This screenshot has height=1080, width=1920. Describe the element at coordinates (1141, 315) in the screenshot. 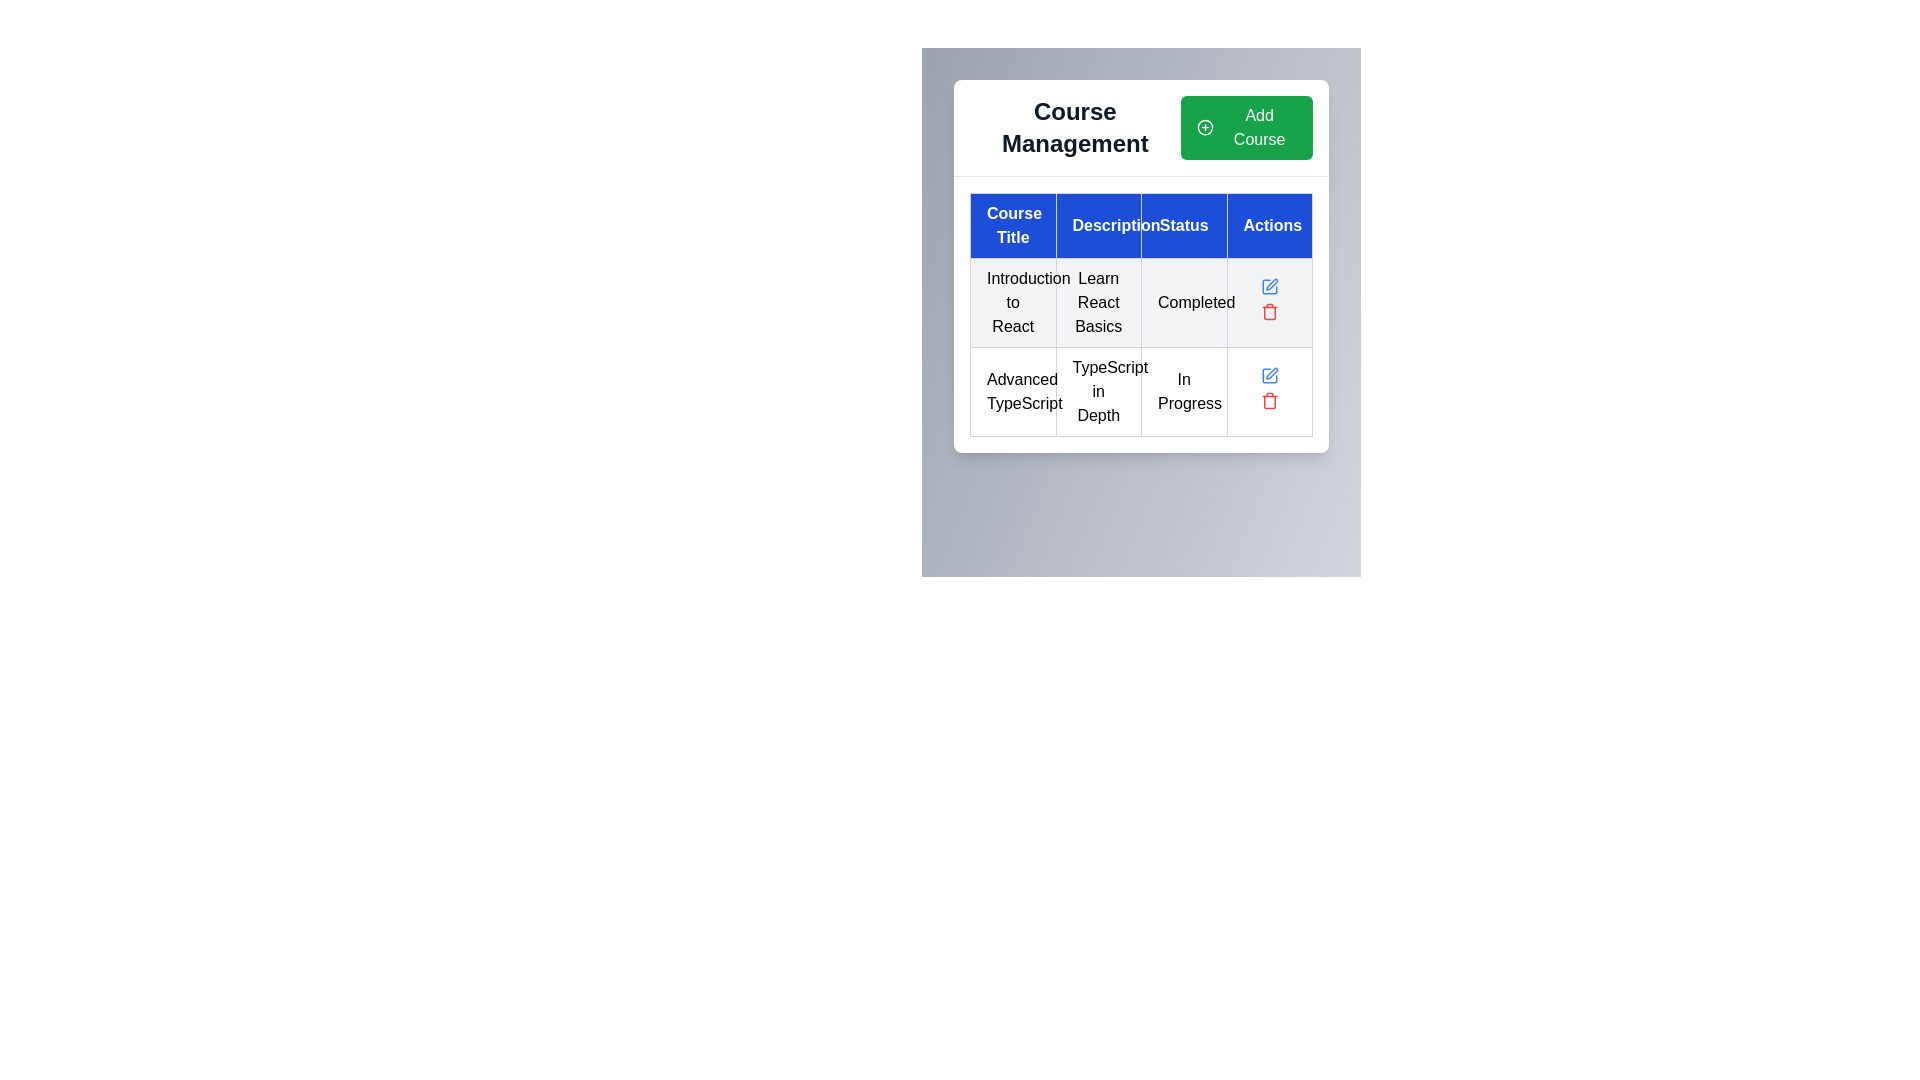

I see `the course summary table element` at that location.